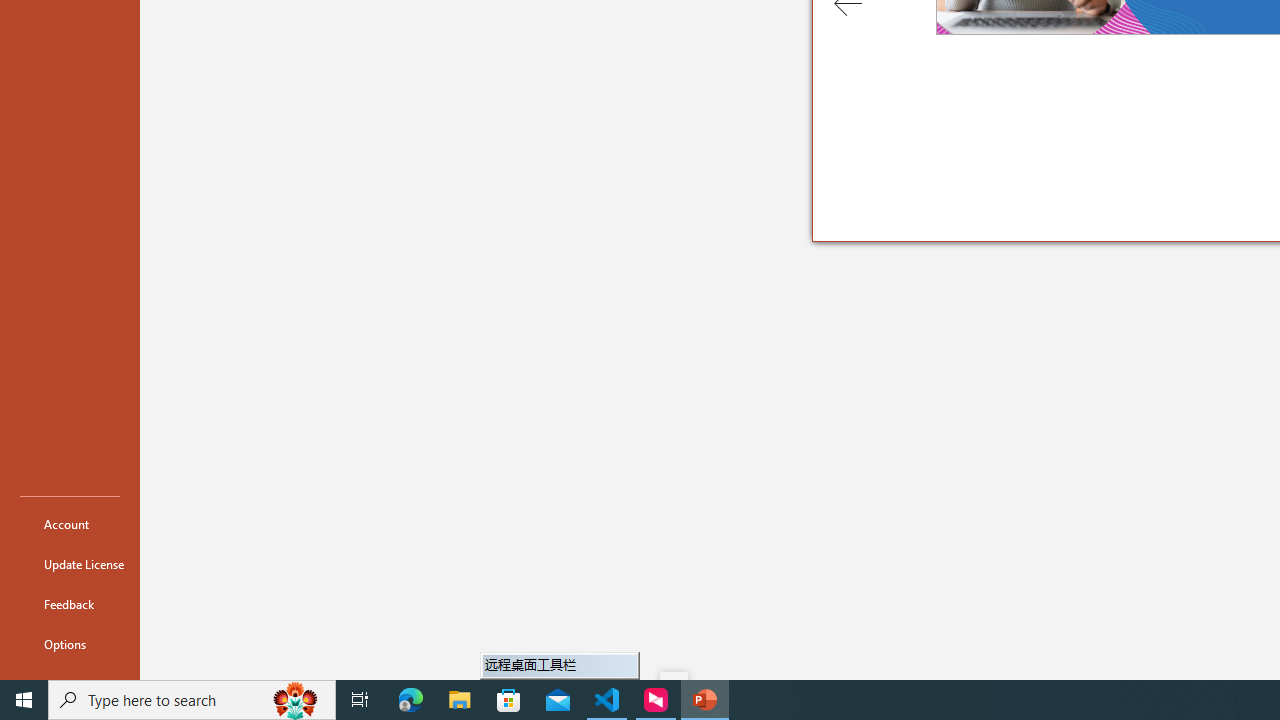  I want to click on 'Account', so click(69, 523).